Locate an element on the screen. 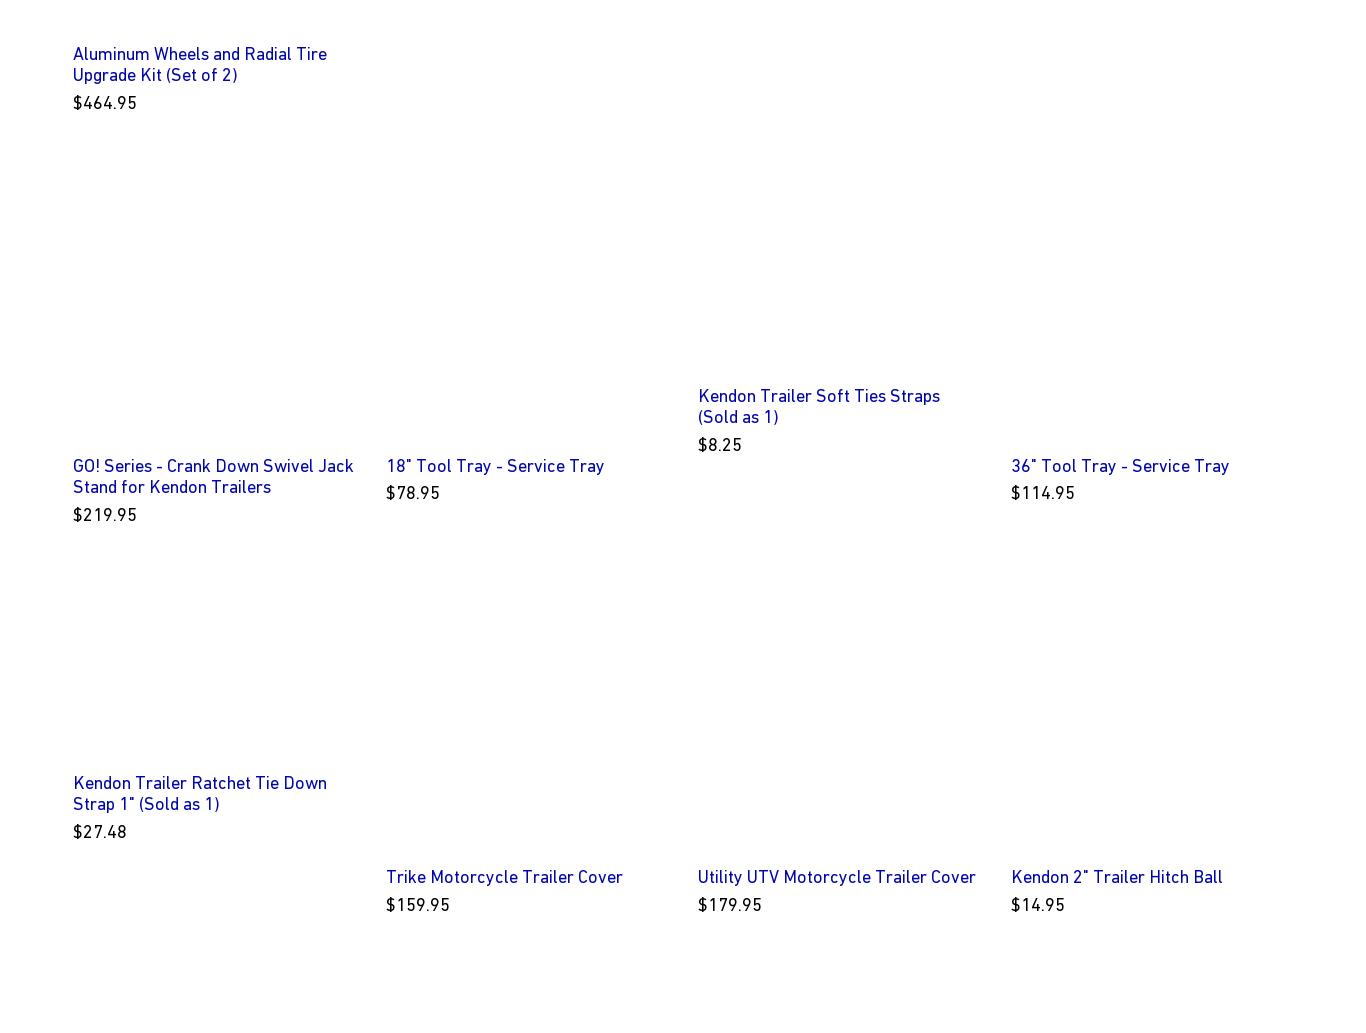  'GO! Series - Crank Down Swivel Jack Stand for Kendon Trailers' is located at coordinates (212, 475).